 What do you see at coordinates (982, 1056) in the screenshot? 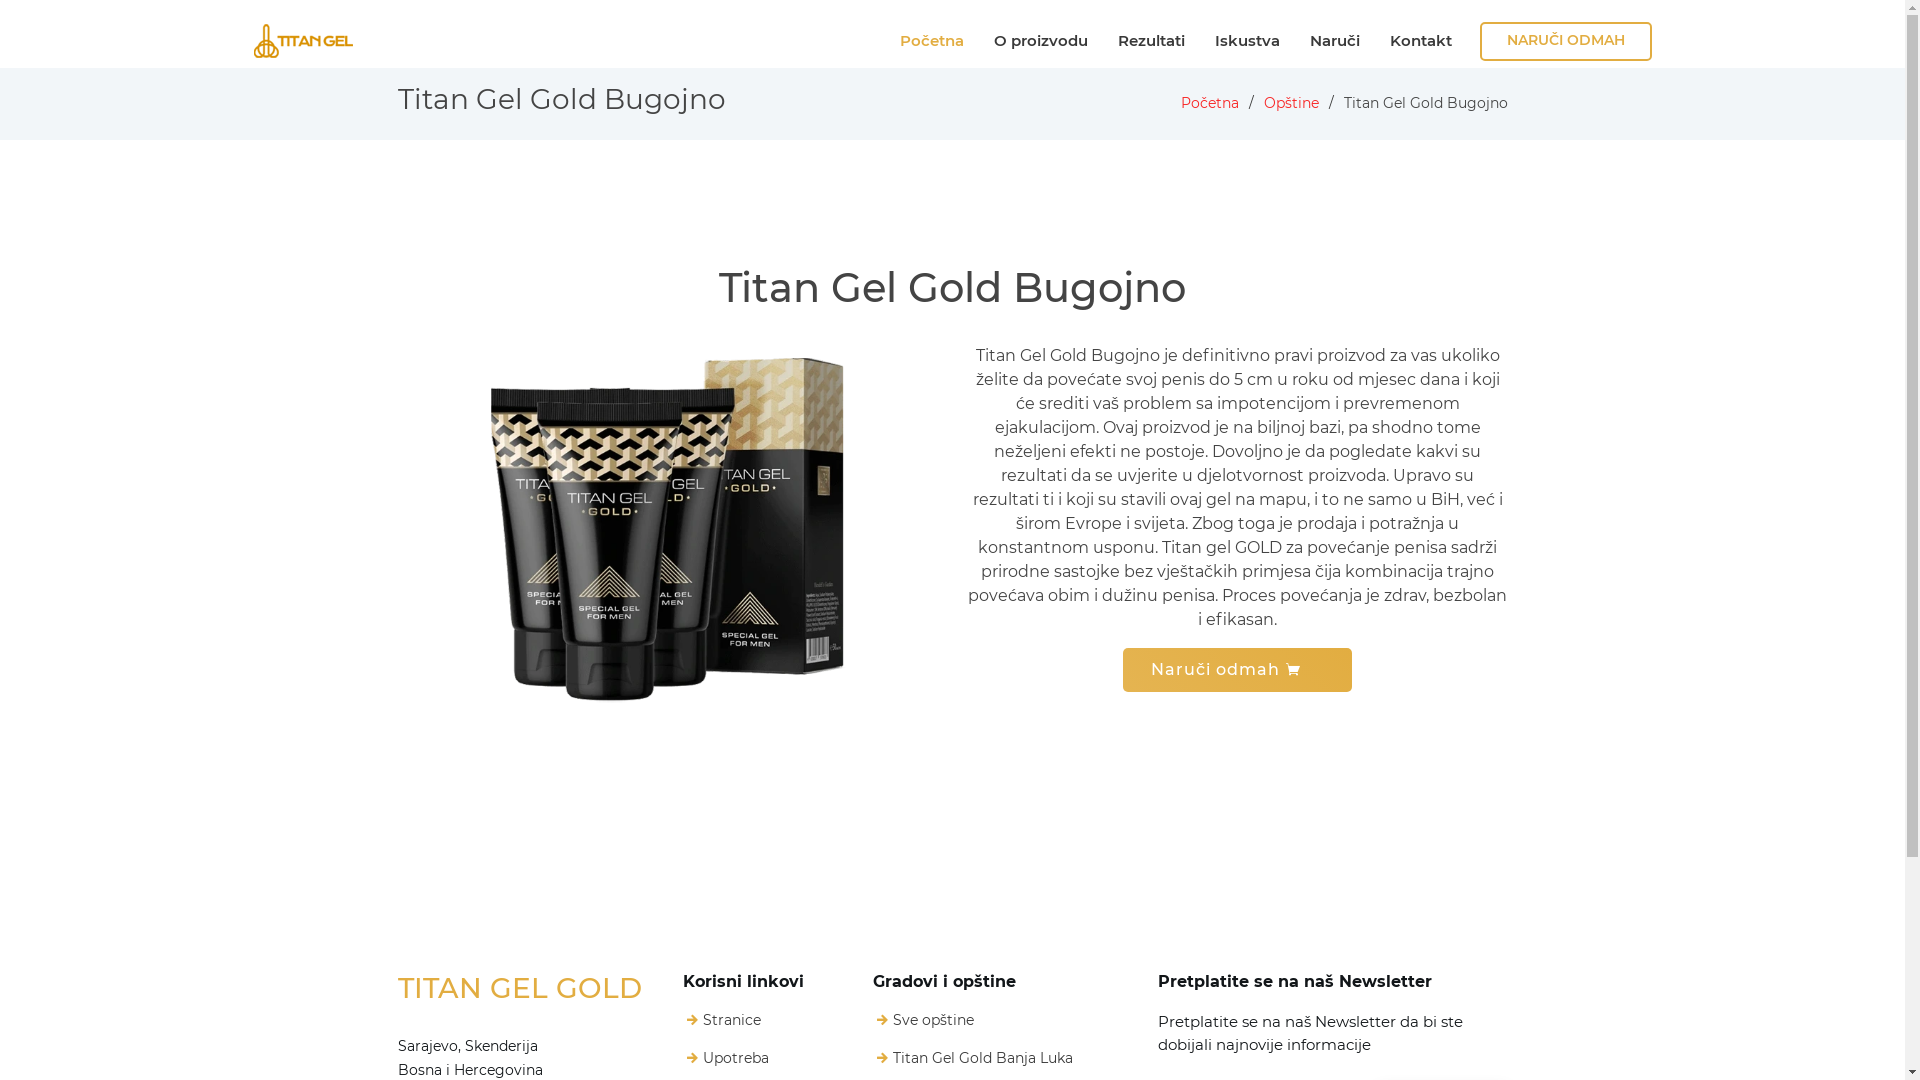
I see `'Titan Gel Gold Banja Luka'` at bounding box center [982, 1056].